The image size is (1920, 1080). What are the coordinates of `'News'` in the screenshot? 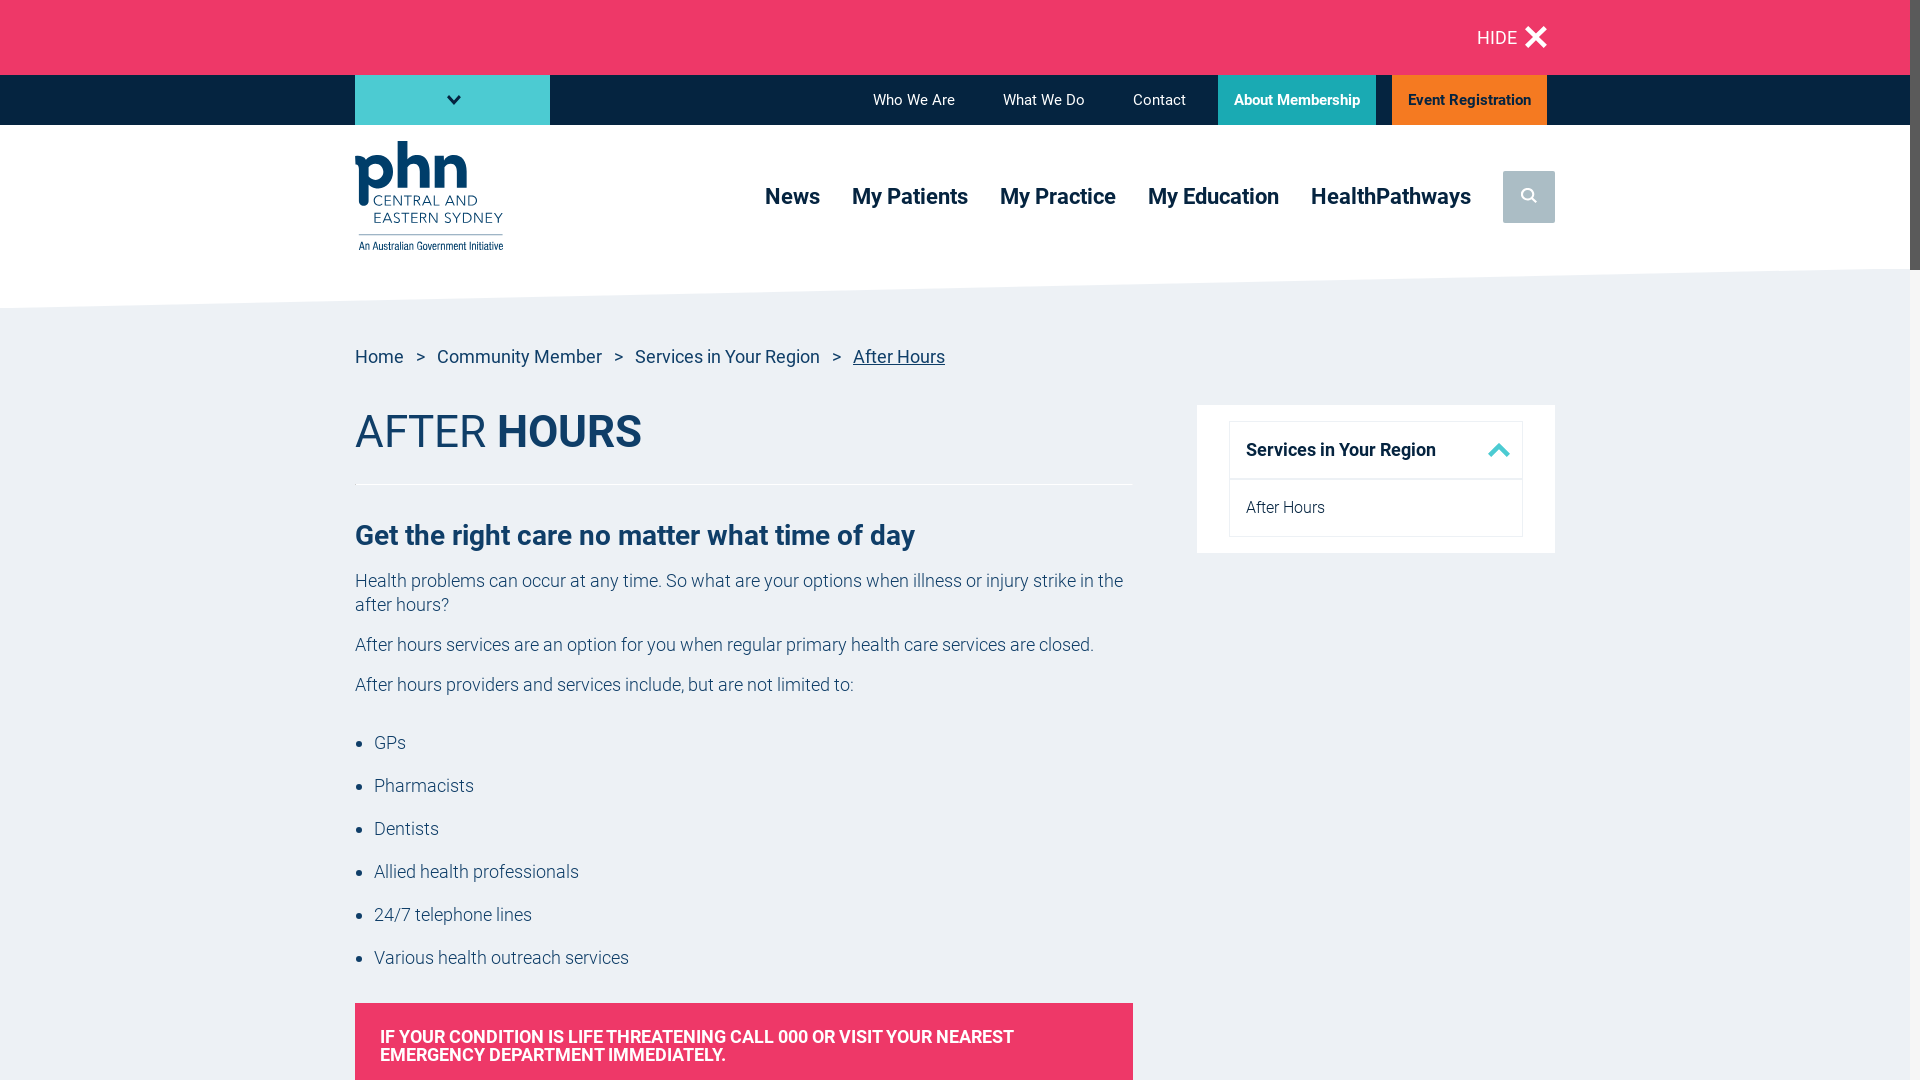 It's located at (763, 199).